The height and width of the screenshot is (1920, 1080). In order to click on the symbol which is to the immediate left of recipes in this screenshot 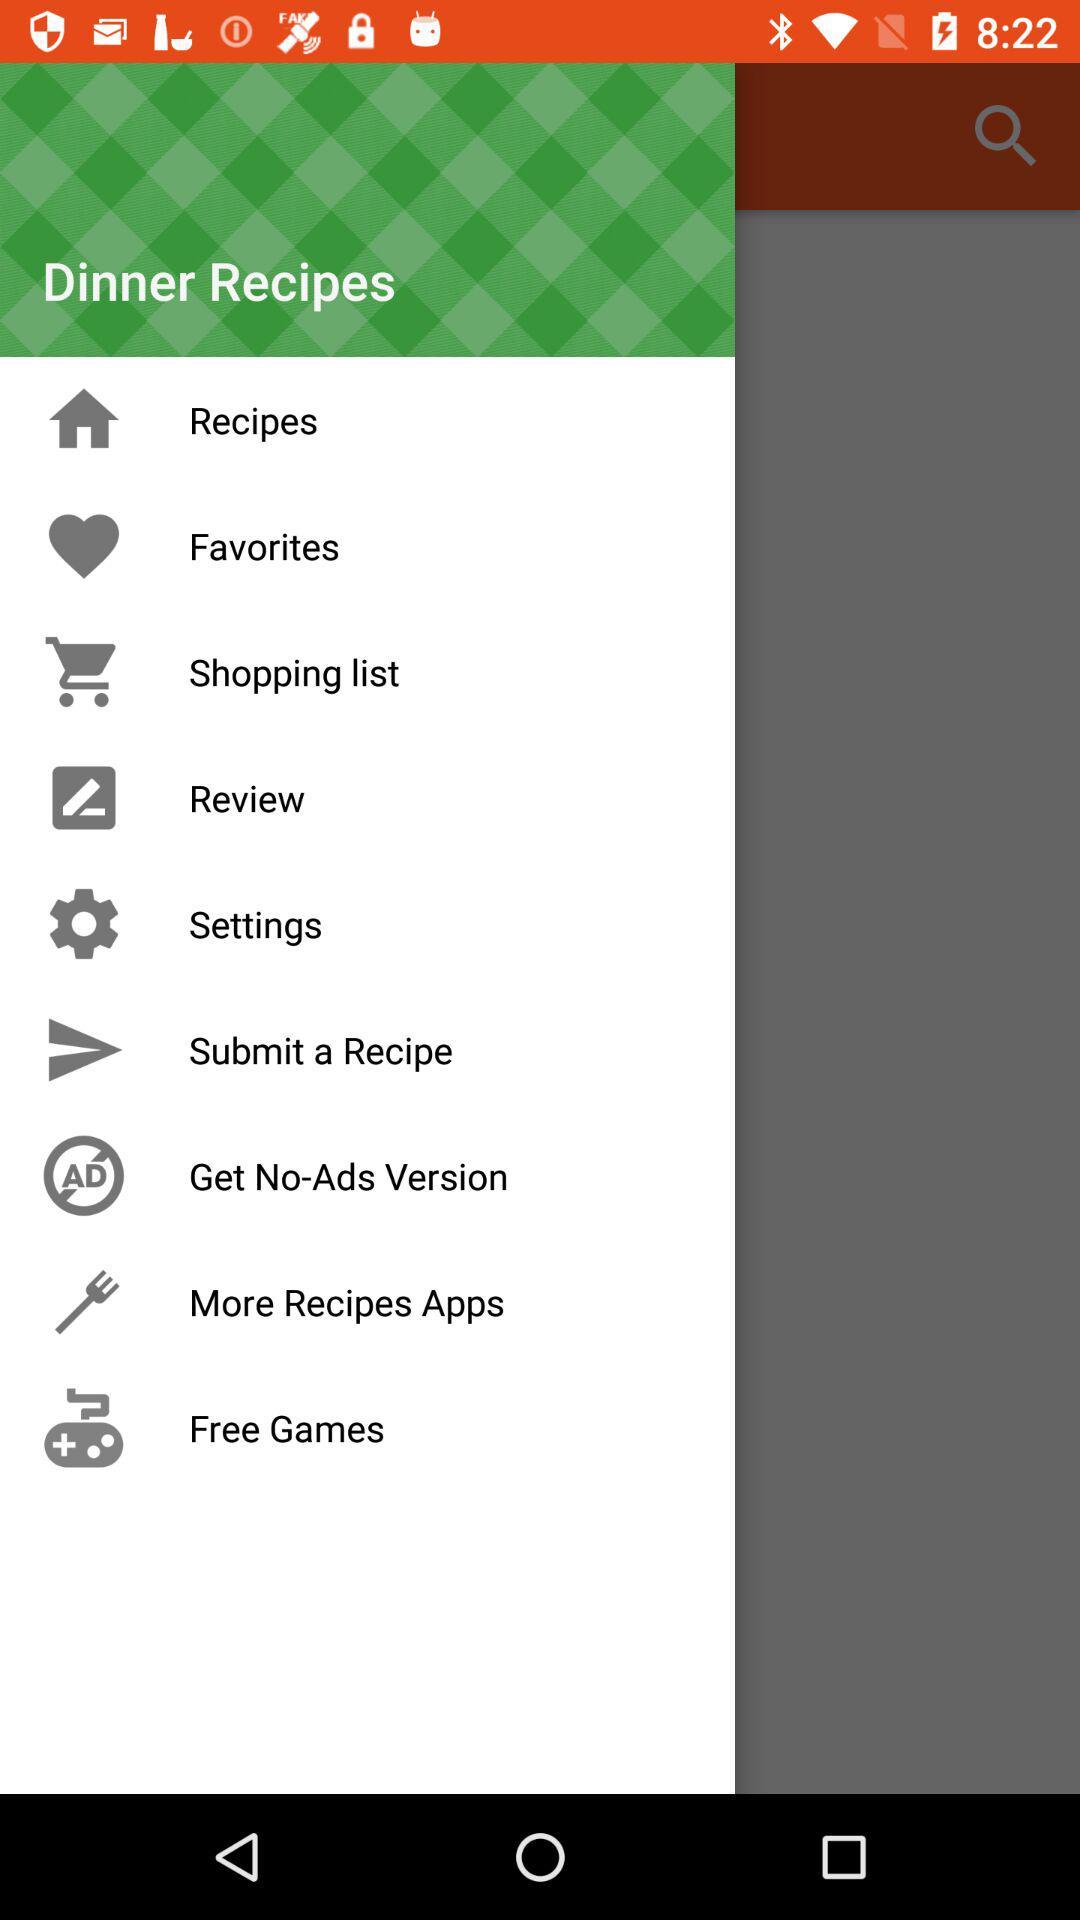, I will do `click(83, 419)`.